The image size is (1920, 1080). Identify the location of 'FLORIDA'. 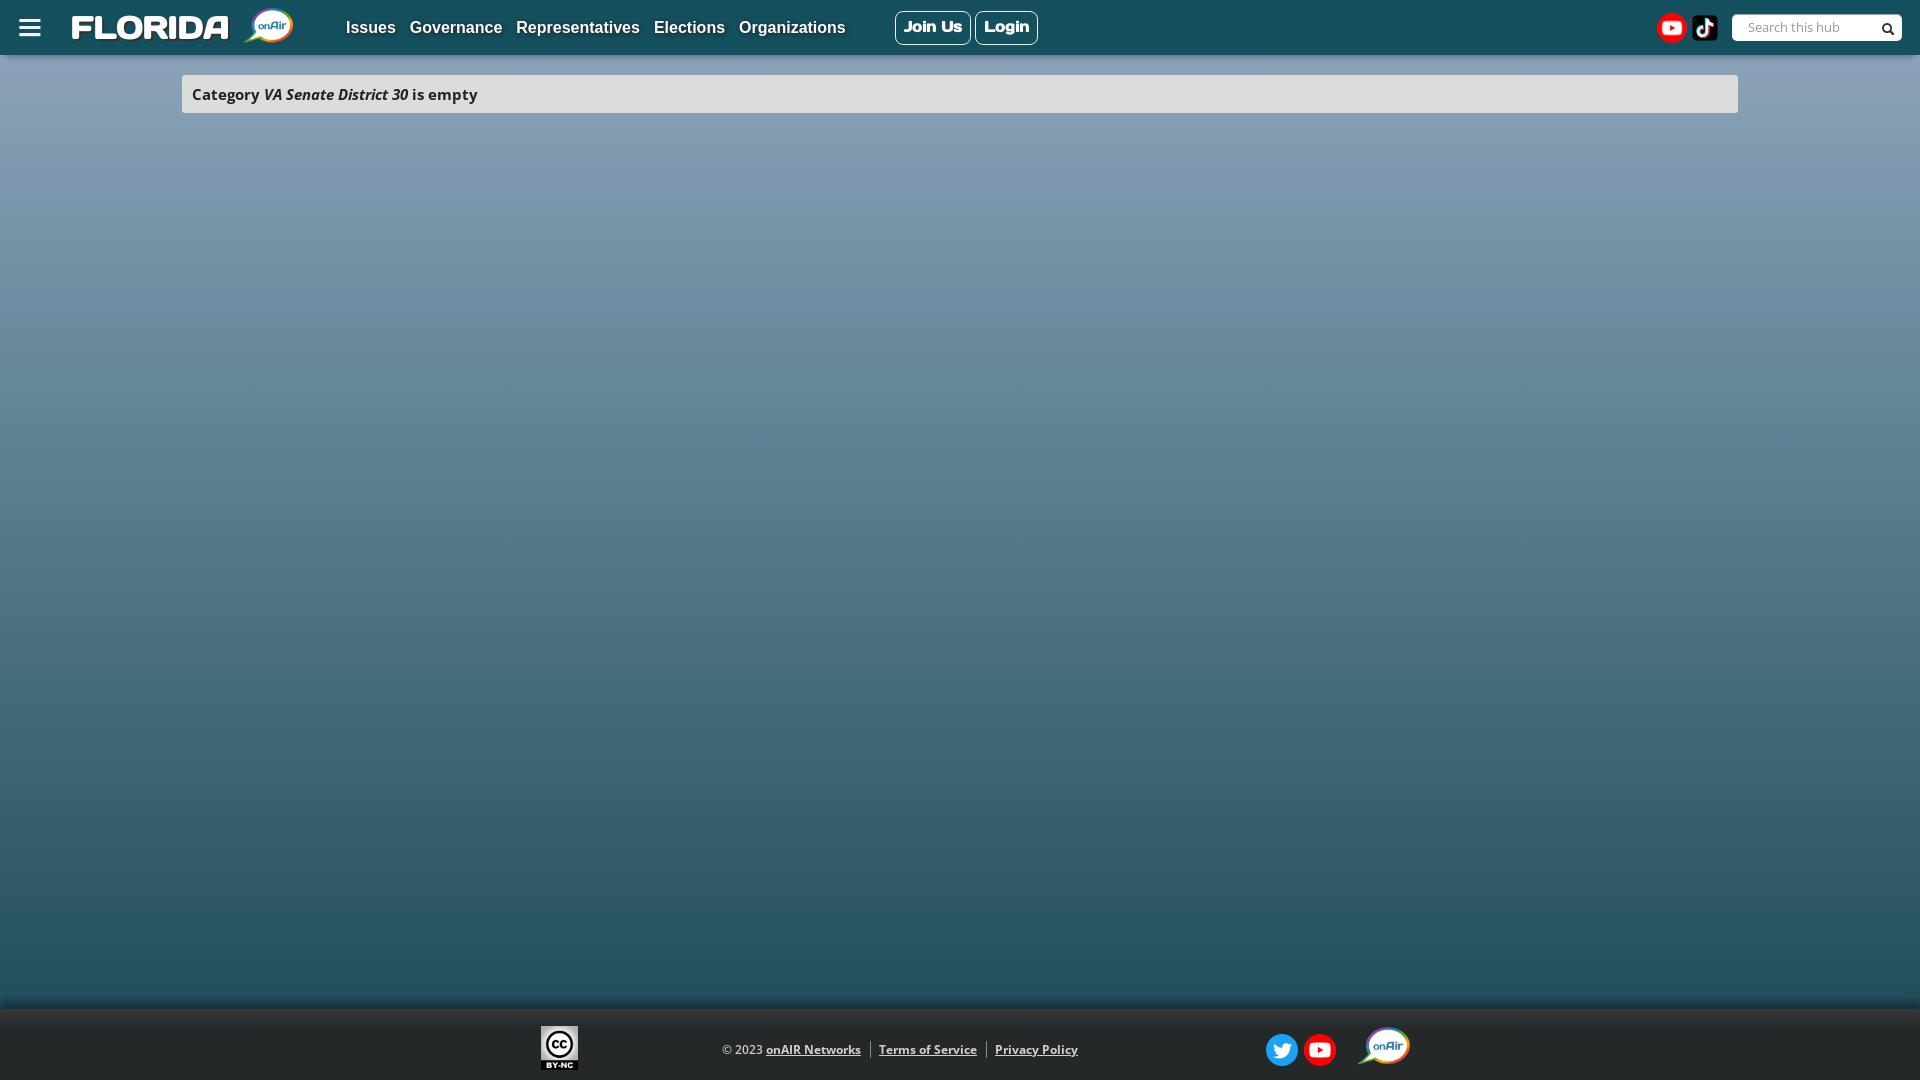
(144, 27).